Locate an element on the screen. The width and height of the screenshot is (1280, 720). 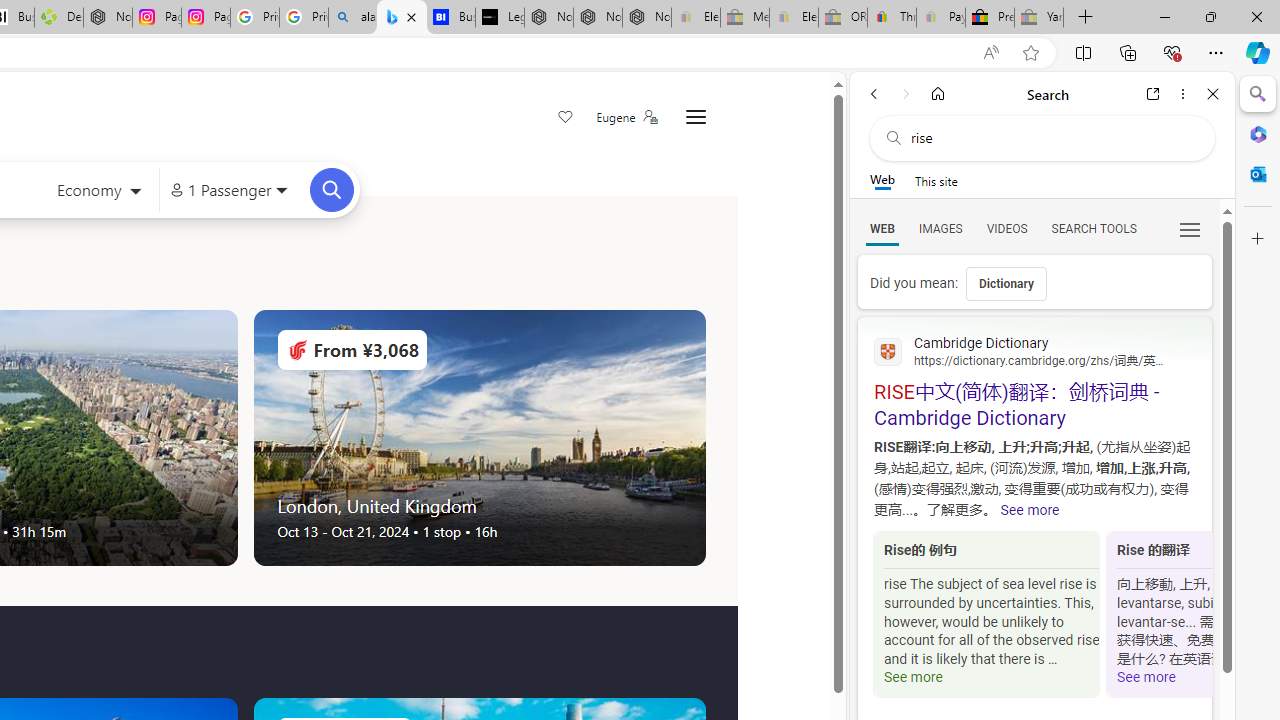
'Eugene' is located at coordinates (625, 117).